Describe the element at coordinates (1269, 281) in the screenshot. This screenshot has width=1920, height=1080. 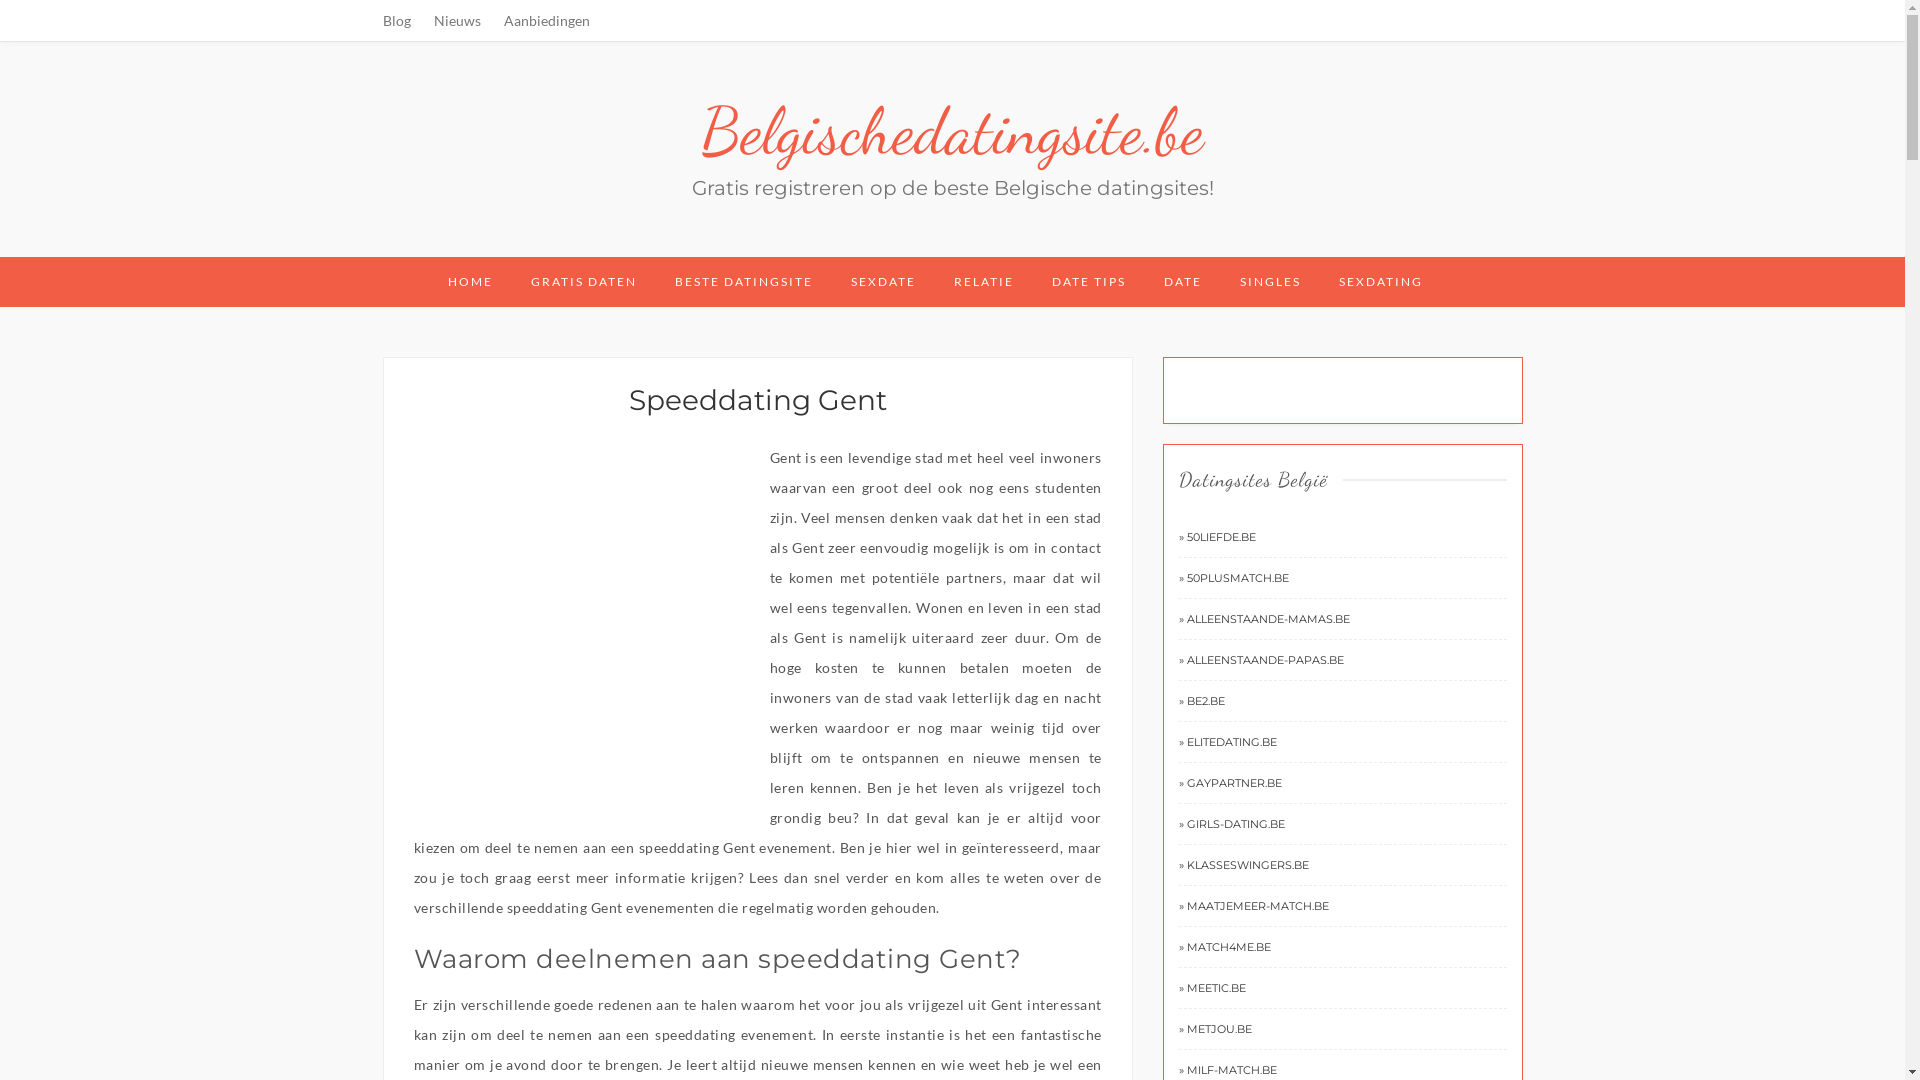
I see `'SINGLES'` at that location.